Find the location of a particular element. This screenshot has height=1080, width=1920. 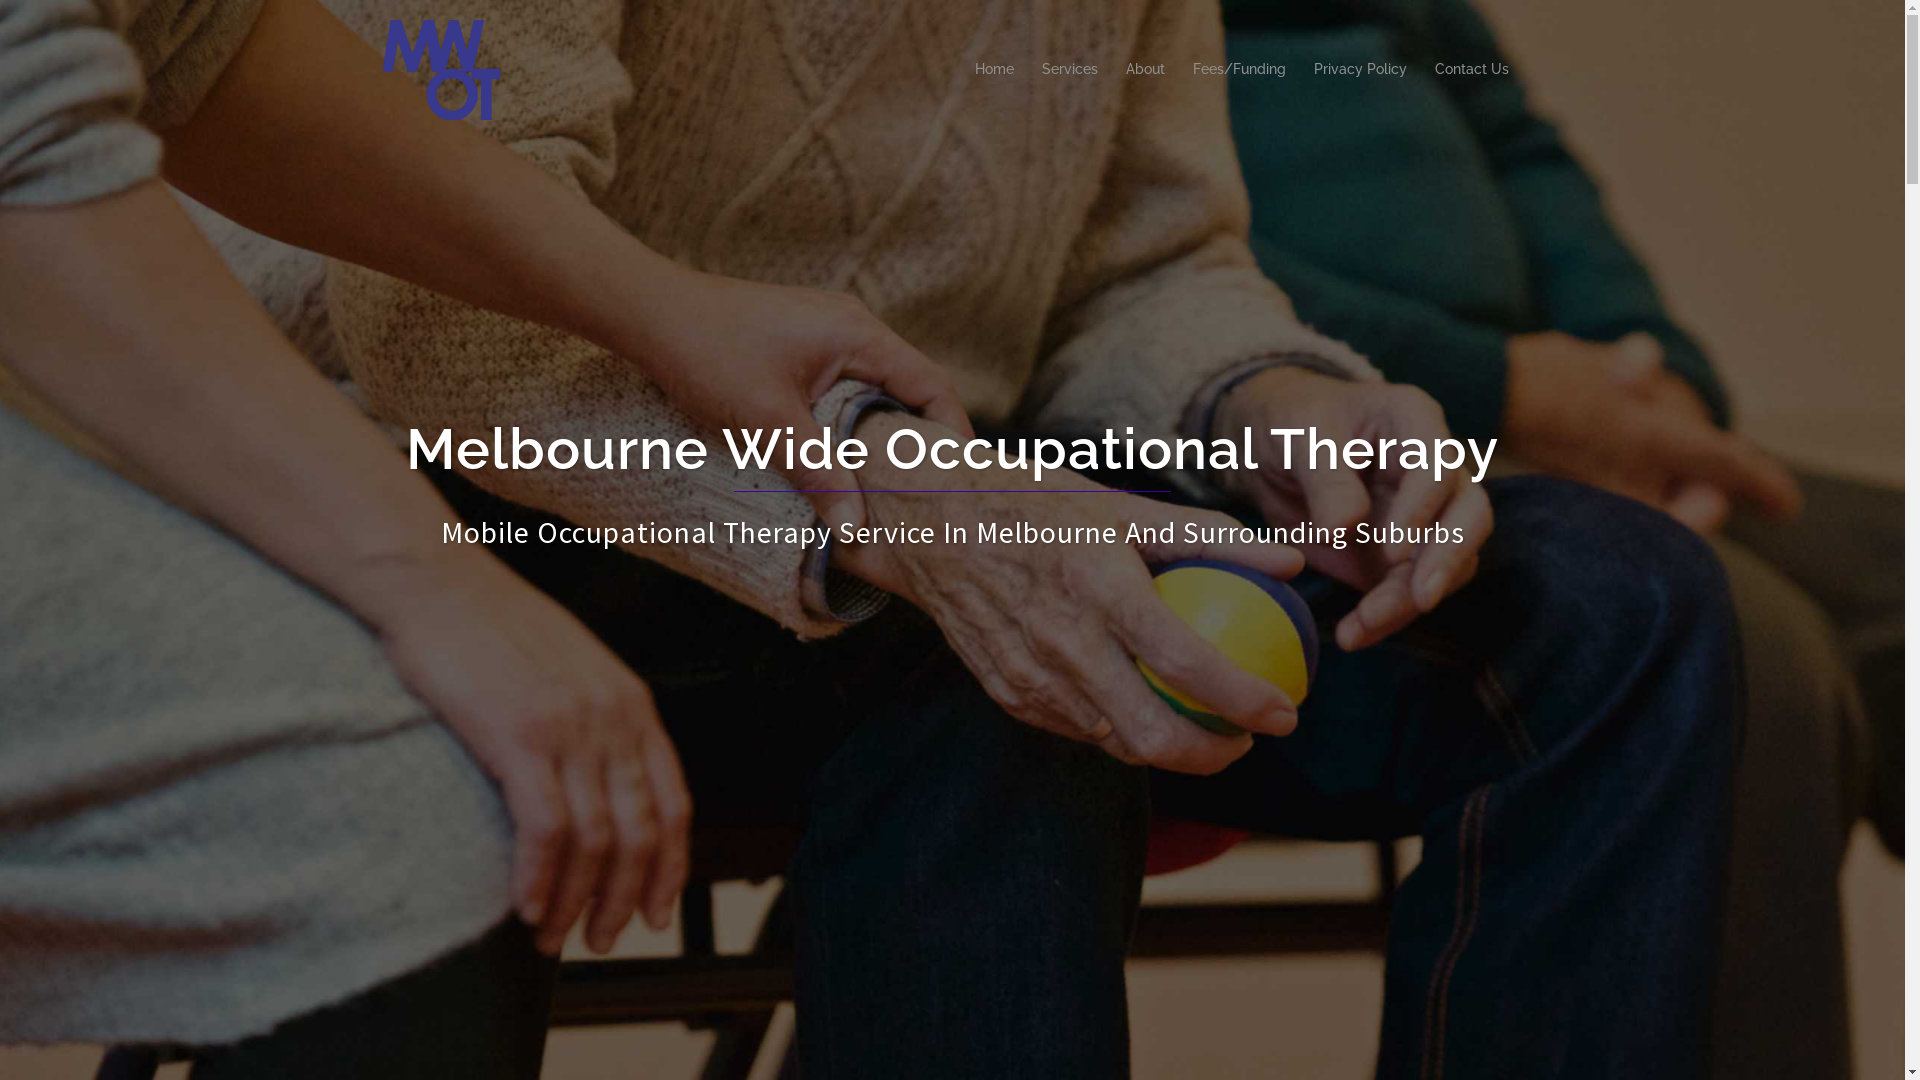

'Services' is located at coordinates (1069, 68).